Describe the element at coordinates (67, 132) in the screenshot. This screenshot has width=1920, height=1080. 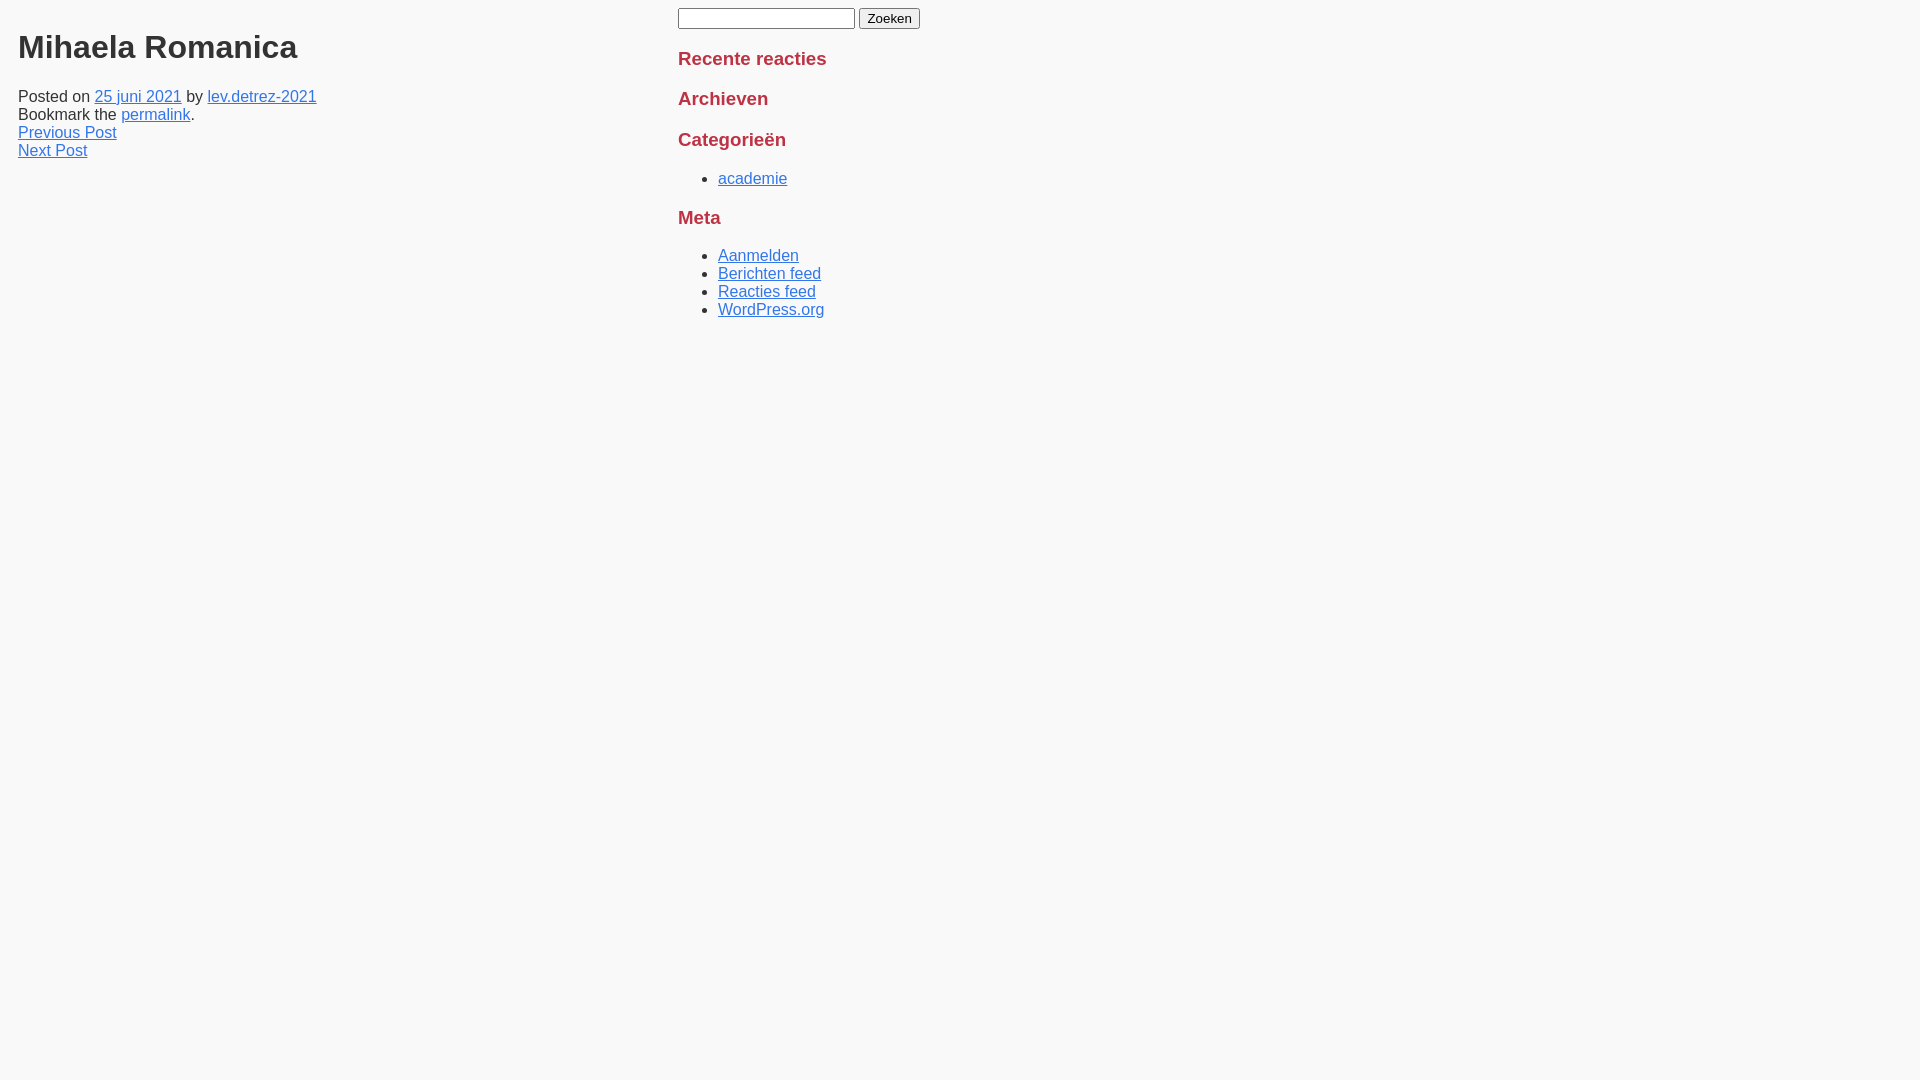
I see `'Previous Post'` at that location.